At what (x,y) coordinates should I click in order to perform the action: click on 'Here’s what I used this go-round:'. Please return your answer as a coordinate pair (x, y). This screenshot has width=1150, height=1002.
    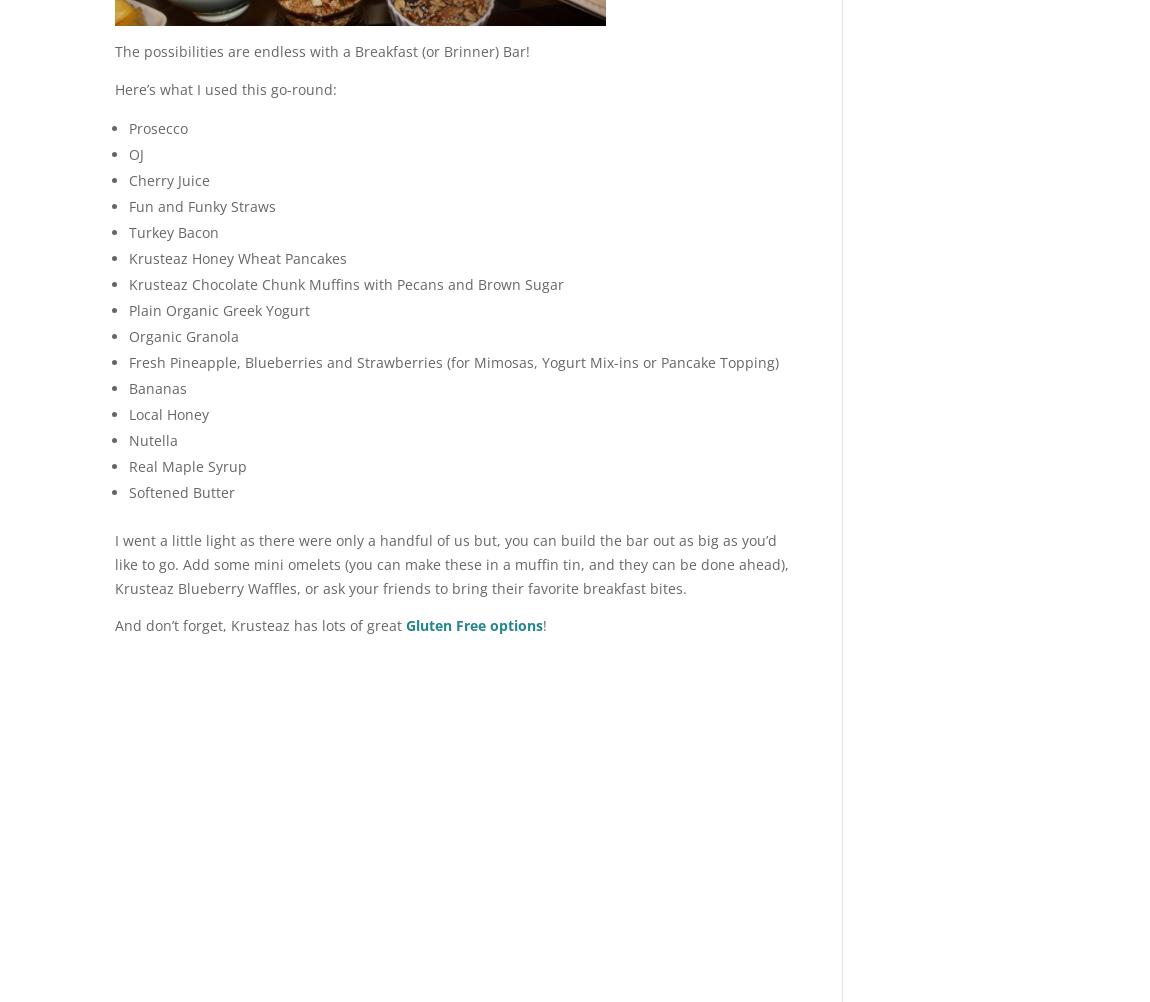
    Looking at the image, I should click on (224, 88).